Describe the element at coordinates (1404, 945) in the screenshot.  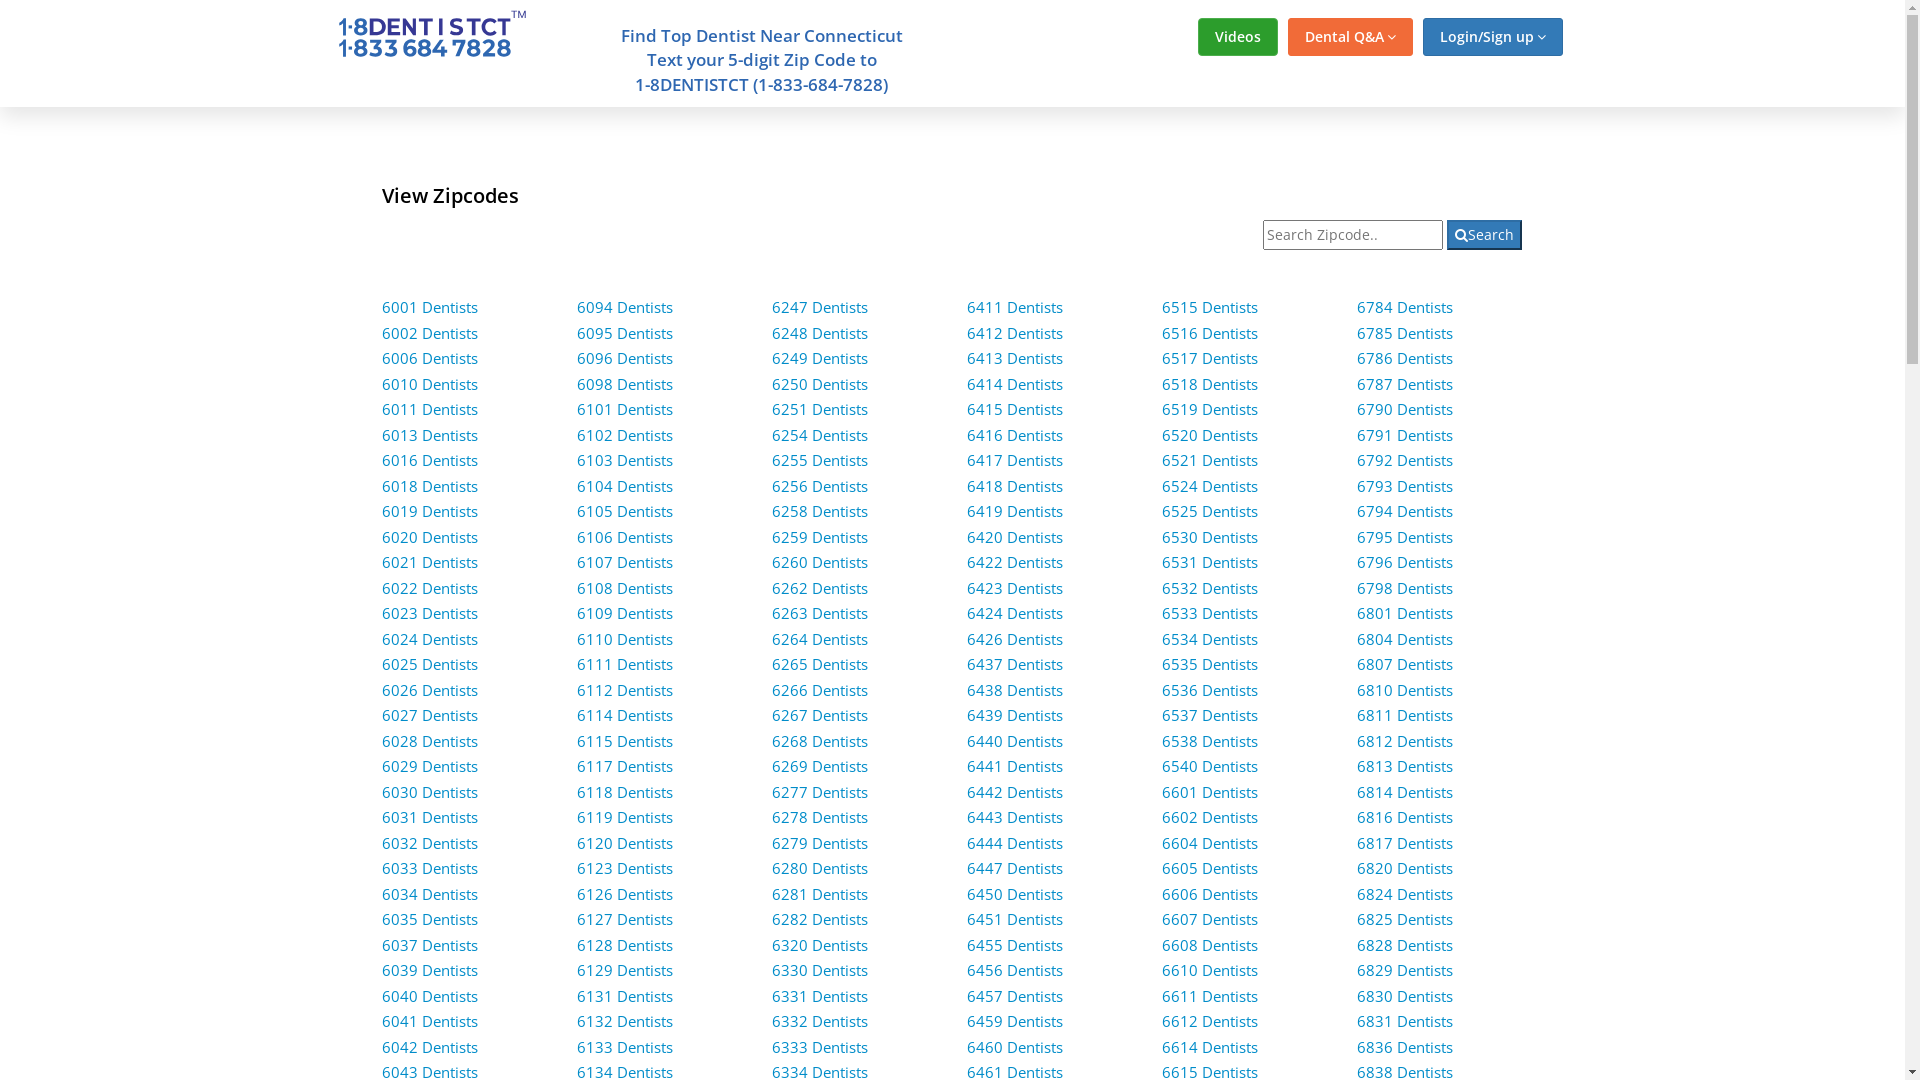
I see `'6828 Dentists'` at that location.